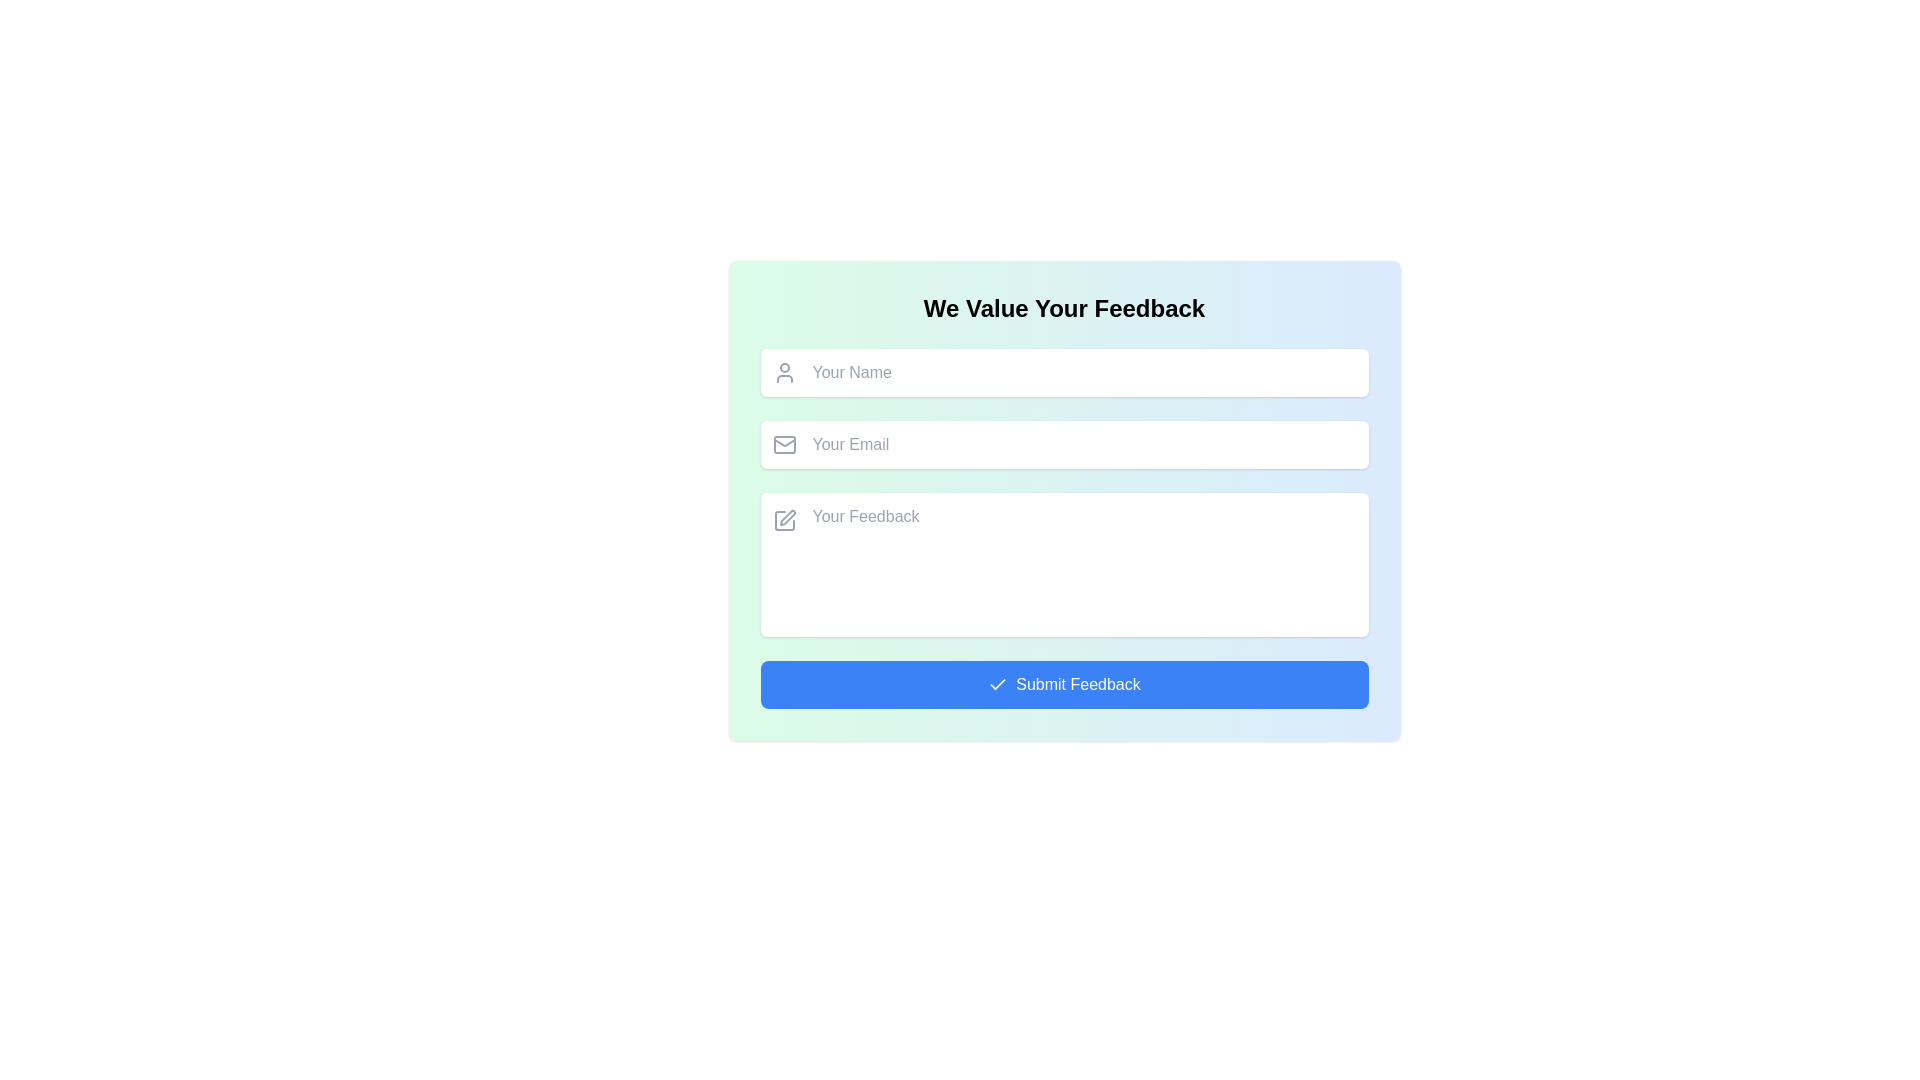  I want to click on the submit button located at the bottom of the feedback form to validate the input fields and send the data, so click(1063, 684).